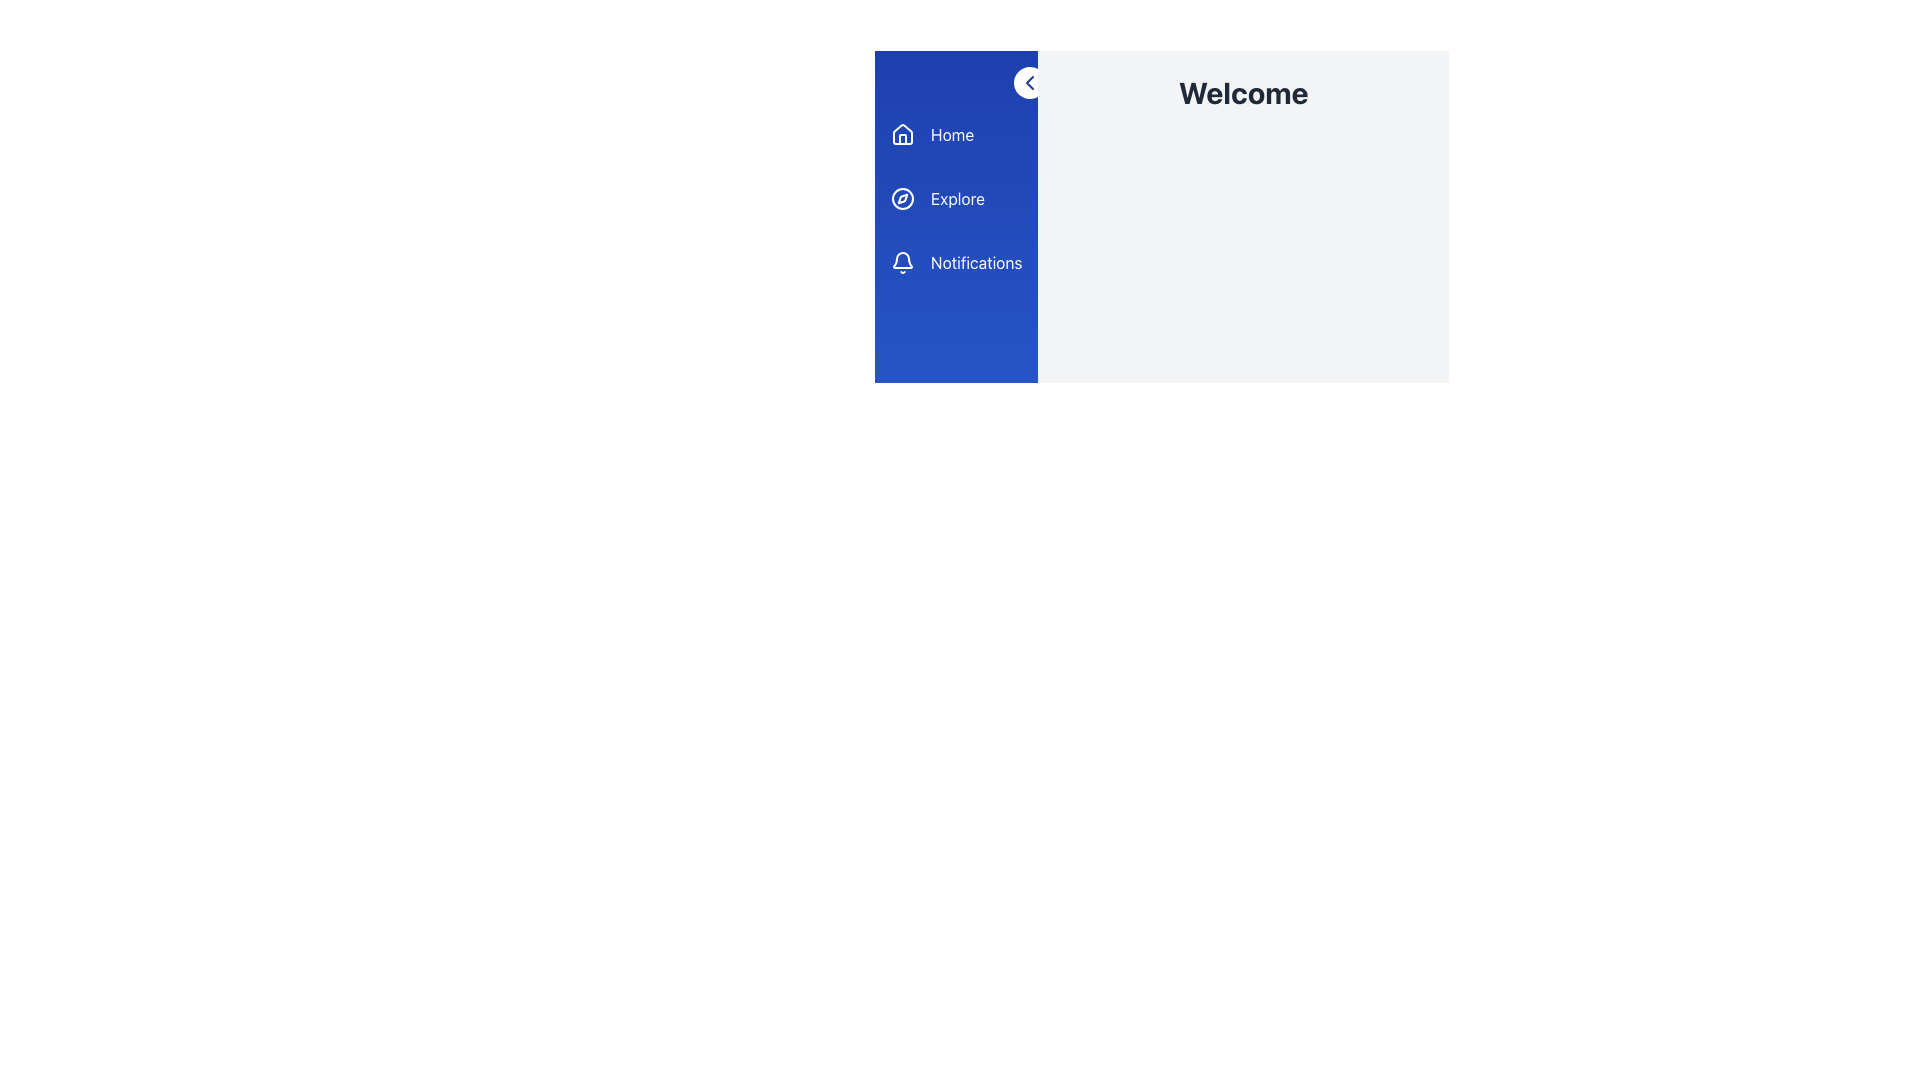 This screenshot has width=1920, height=1080. What do you see at coordinates (901, 199) in the screenshot?
I see `the circular SVG element that enhances the compass icon in the navigation menu, located between the 'Home' and 'Notifications' options` at bounding box center [901, 199].